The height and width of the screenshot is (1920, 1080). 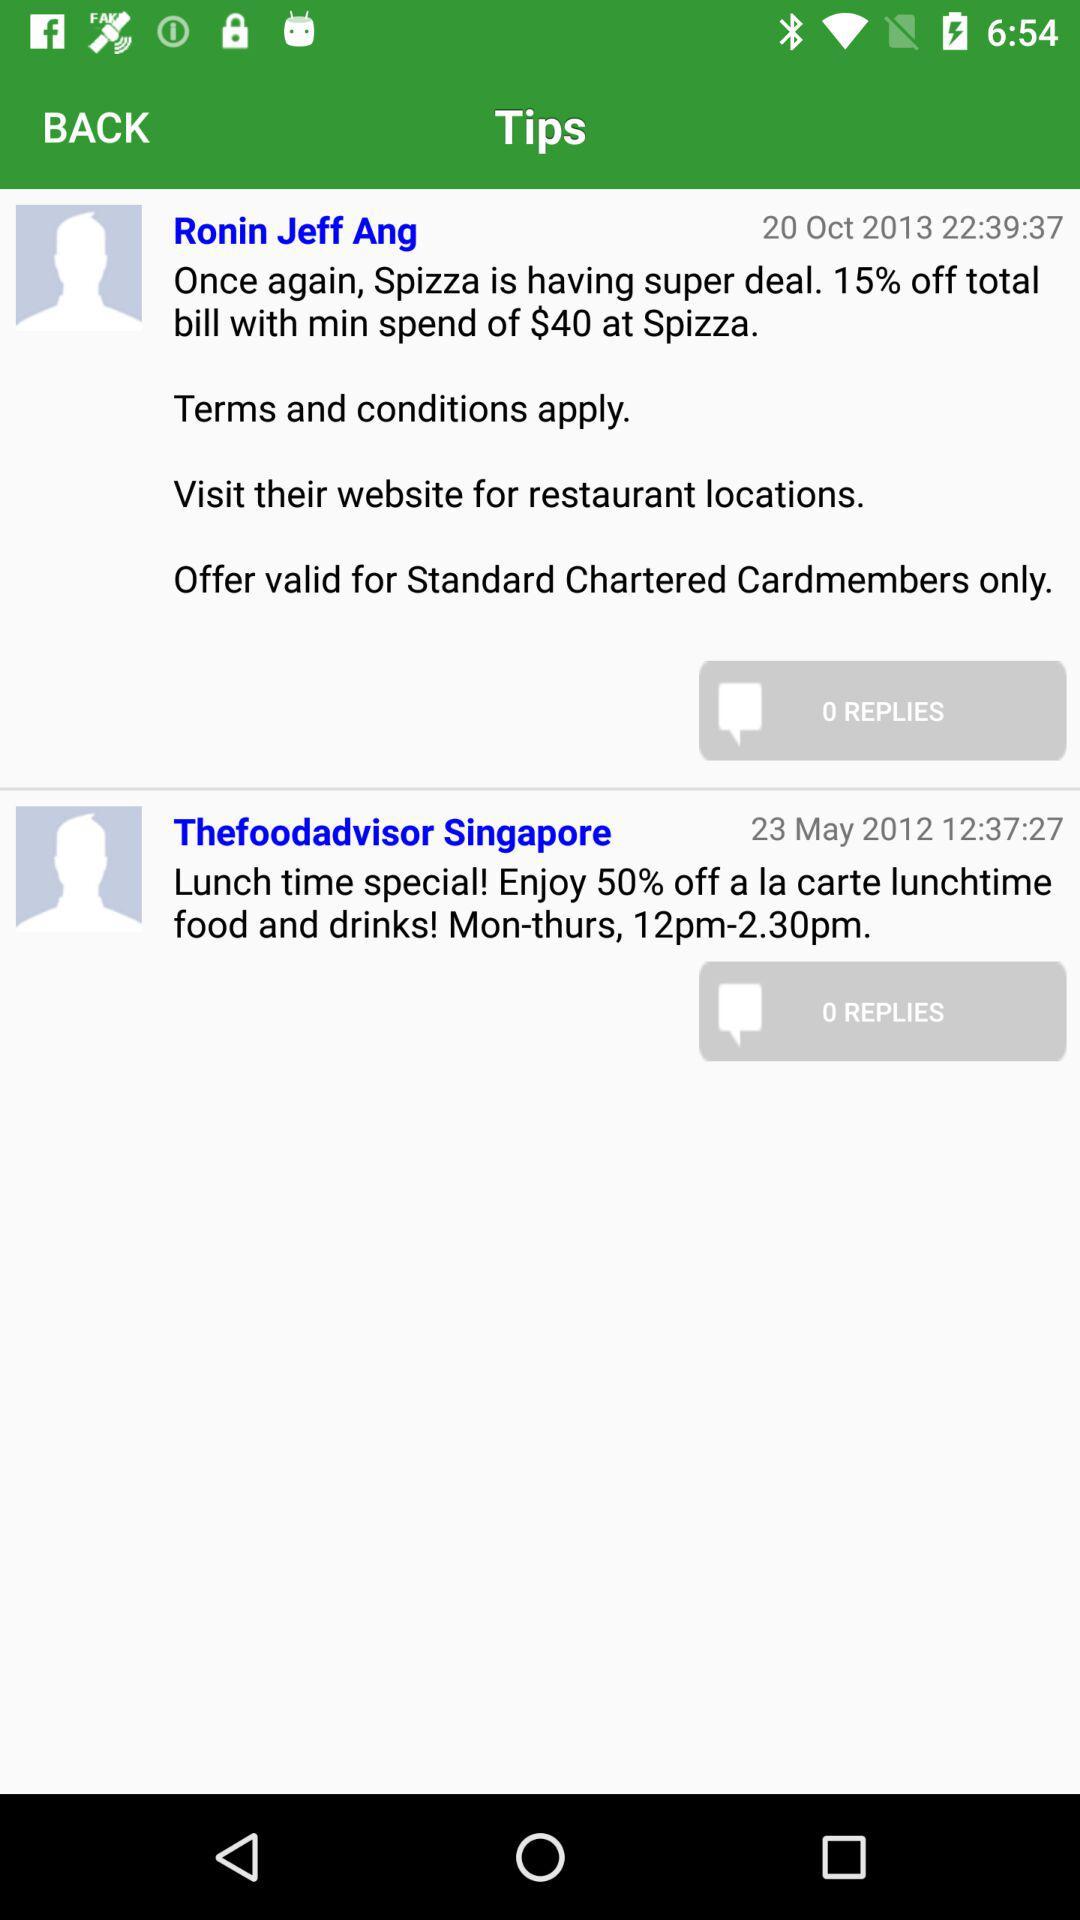 What do you see at coordinates (617, 900) in the screenshot?
I see `lunch time special` at bounding box center [617, 900].